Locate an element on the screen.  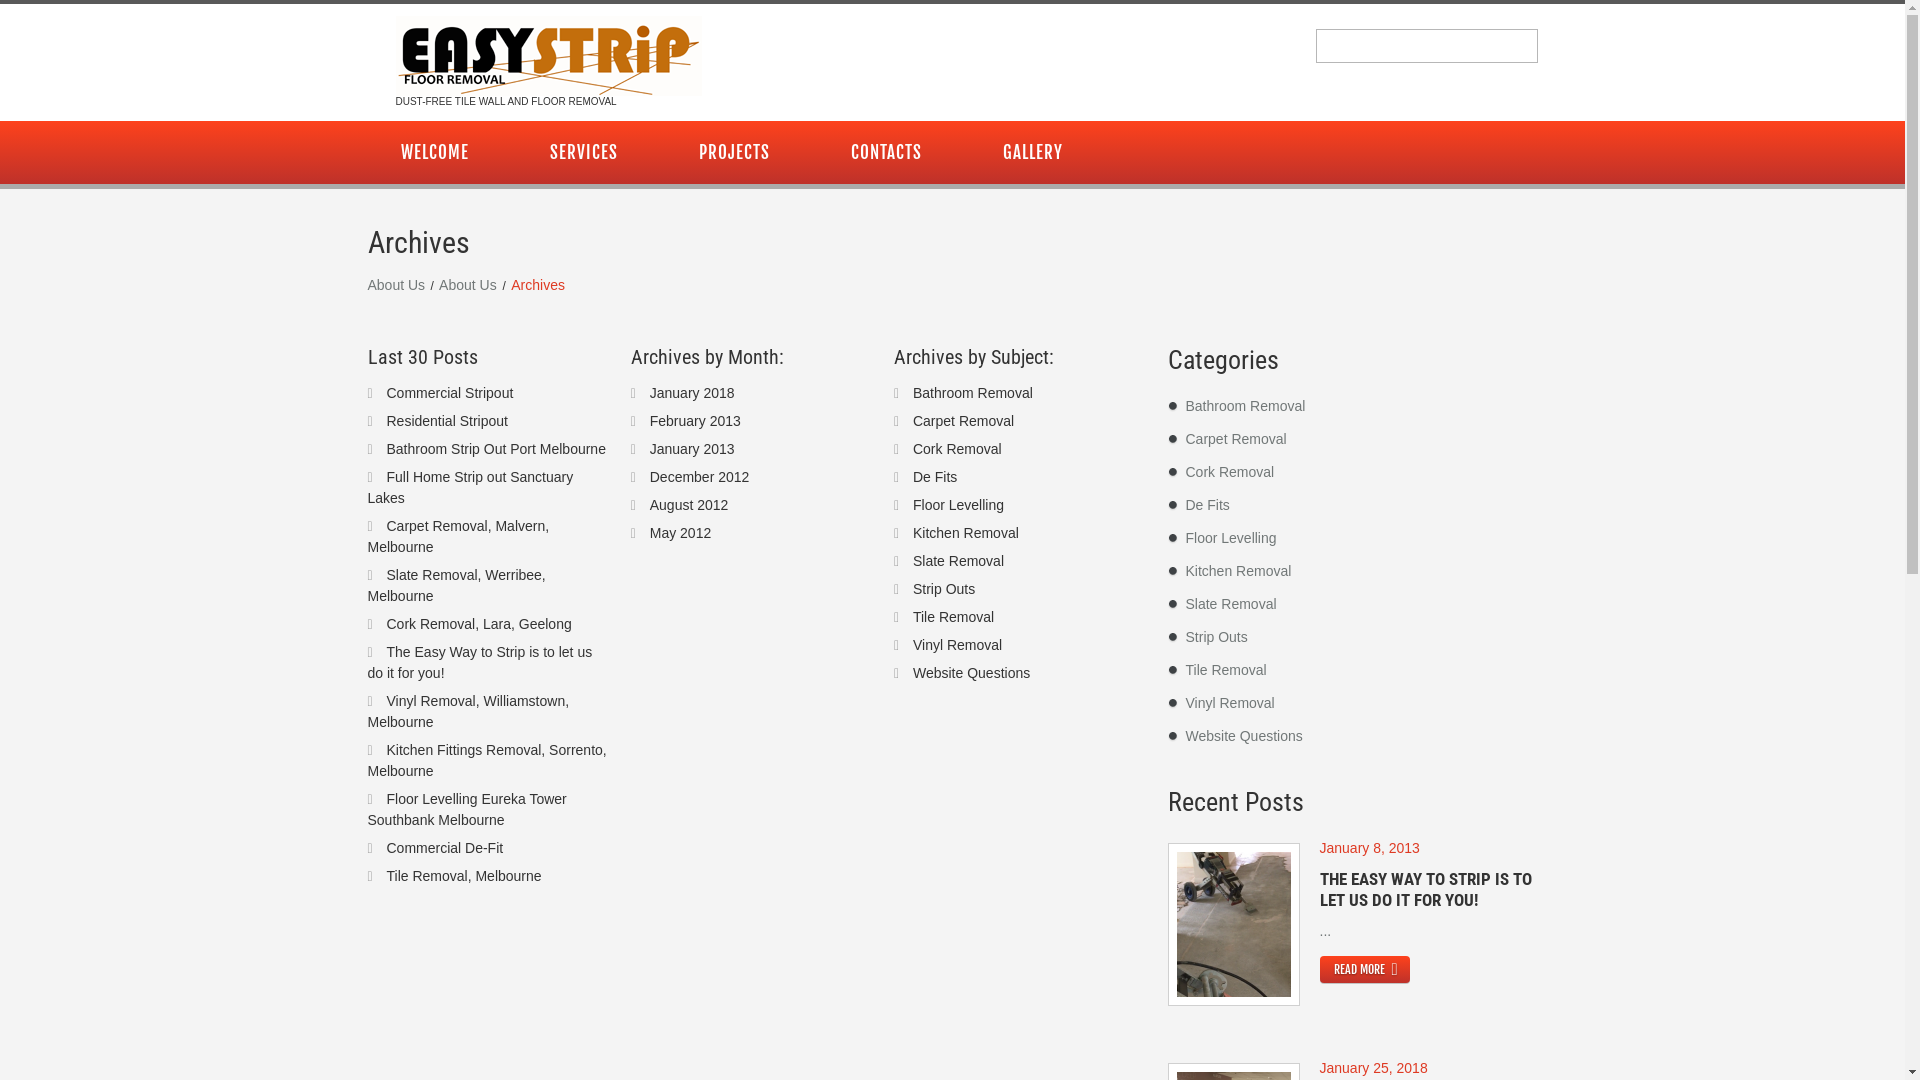
'PROJECTS' is located at coordinates (733, 151).